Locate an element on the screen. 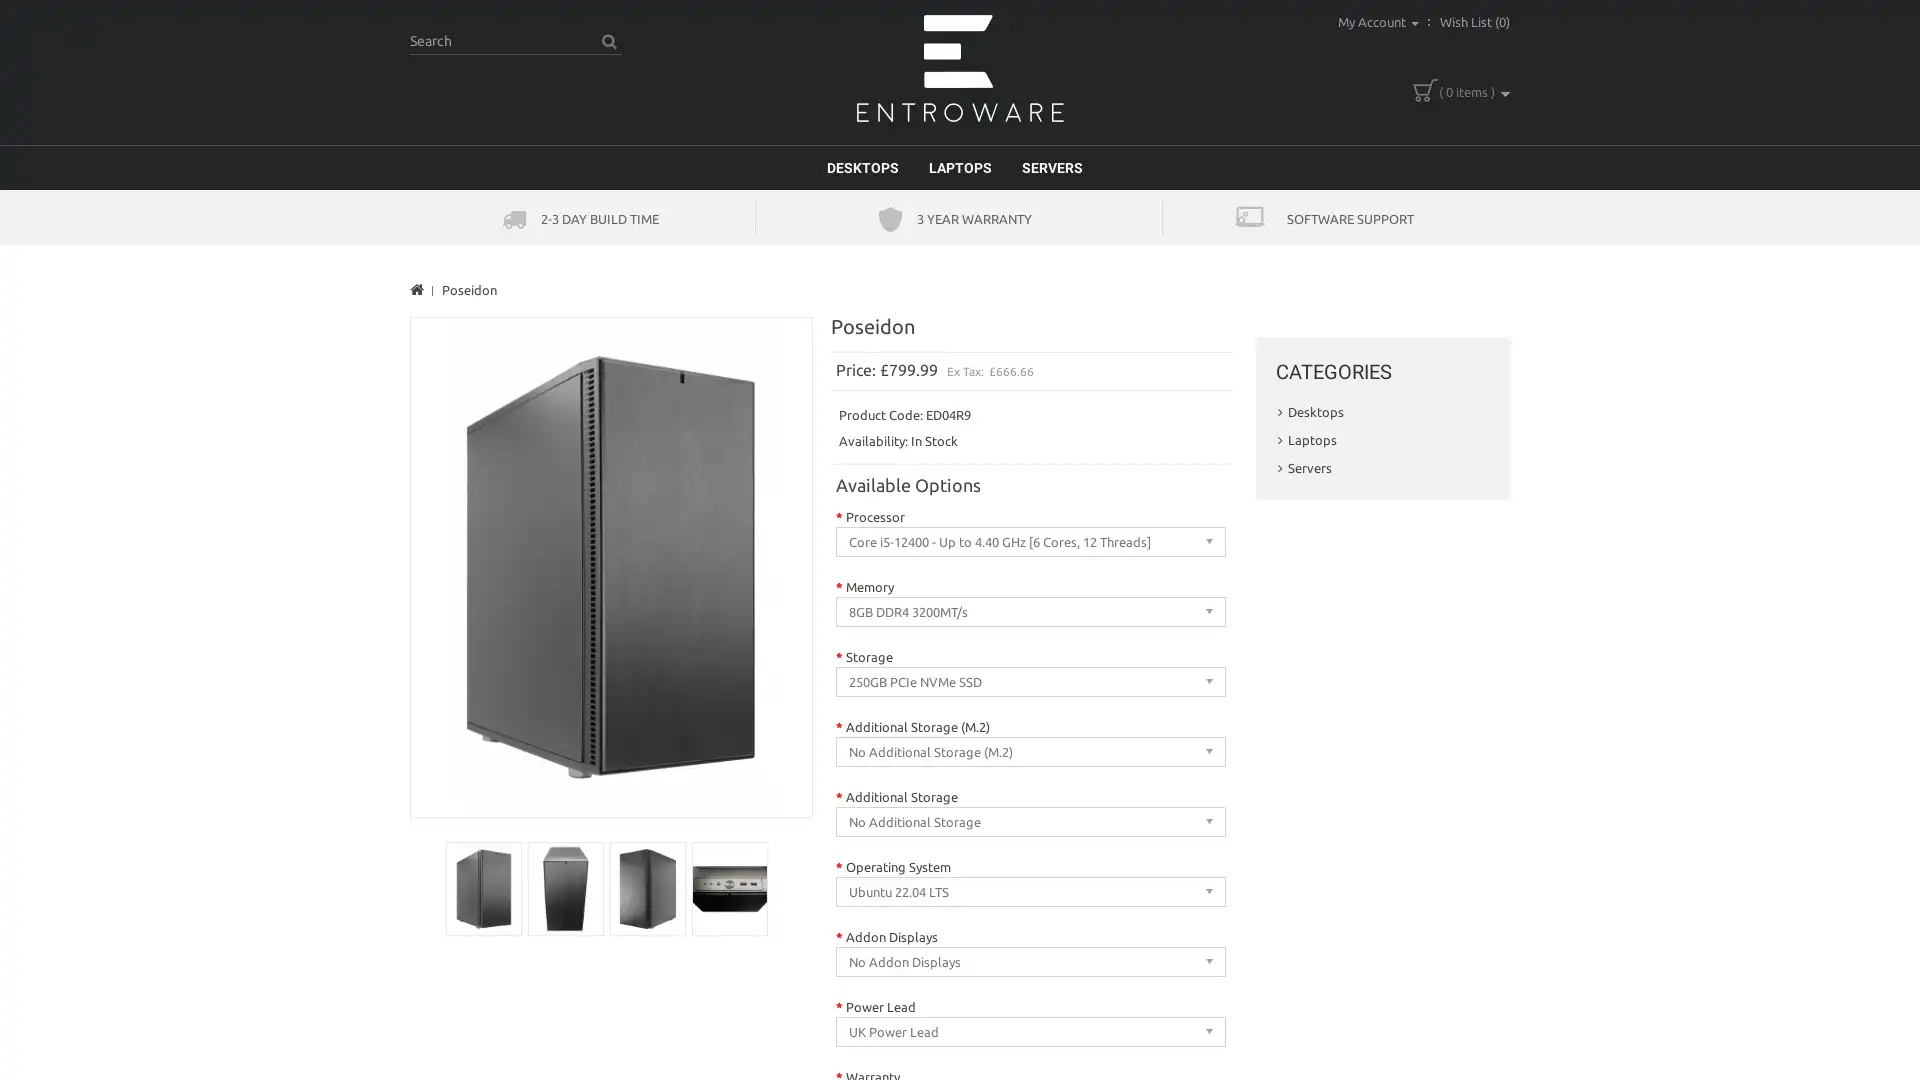  ( 0 items ) is located at coordinates (1461, 91).